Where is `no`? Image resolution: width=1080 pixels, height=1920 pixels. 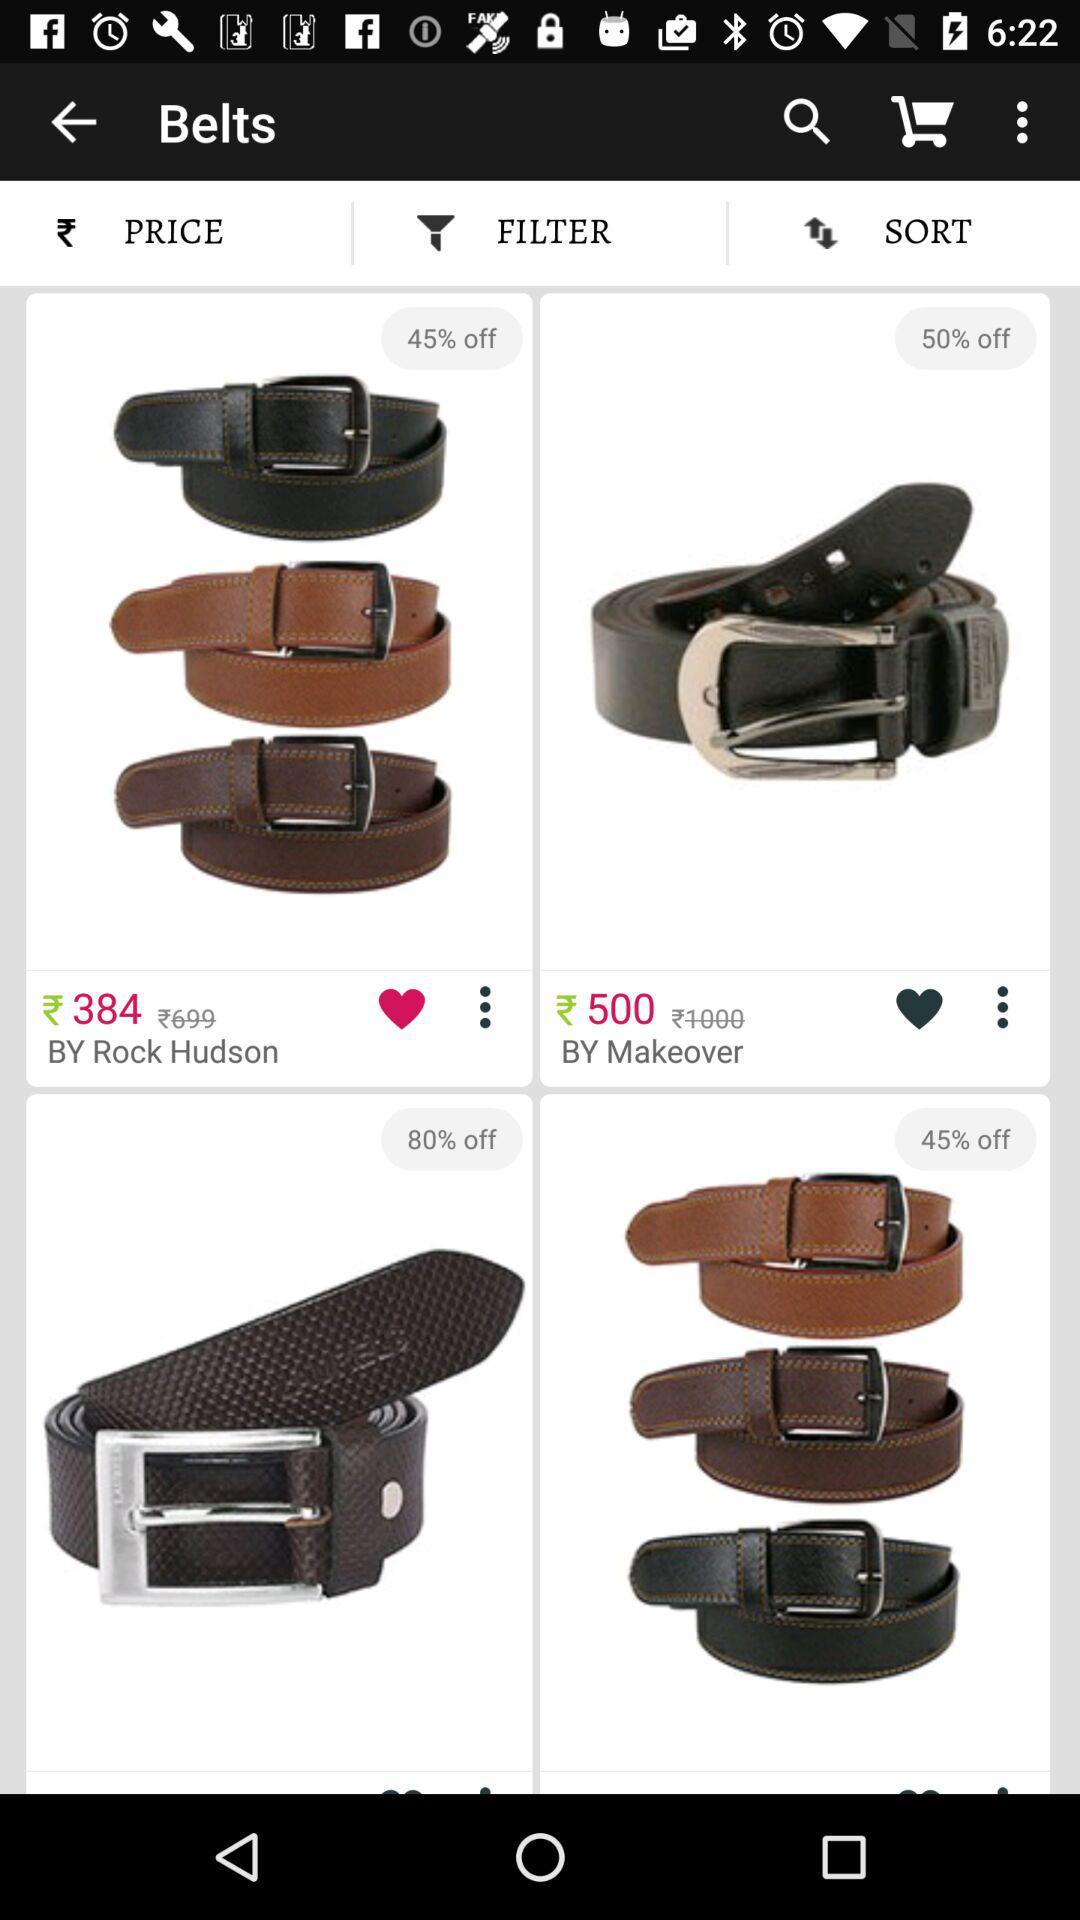 no is located at coordinates (1010, 1785).